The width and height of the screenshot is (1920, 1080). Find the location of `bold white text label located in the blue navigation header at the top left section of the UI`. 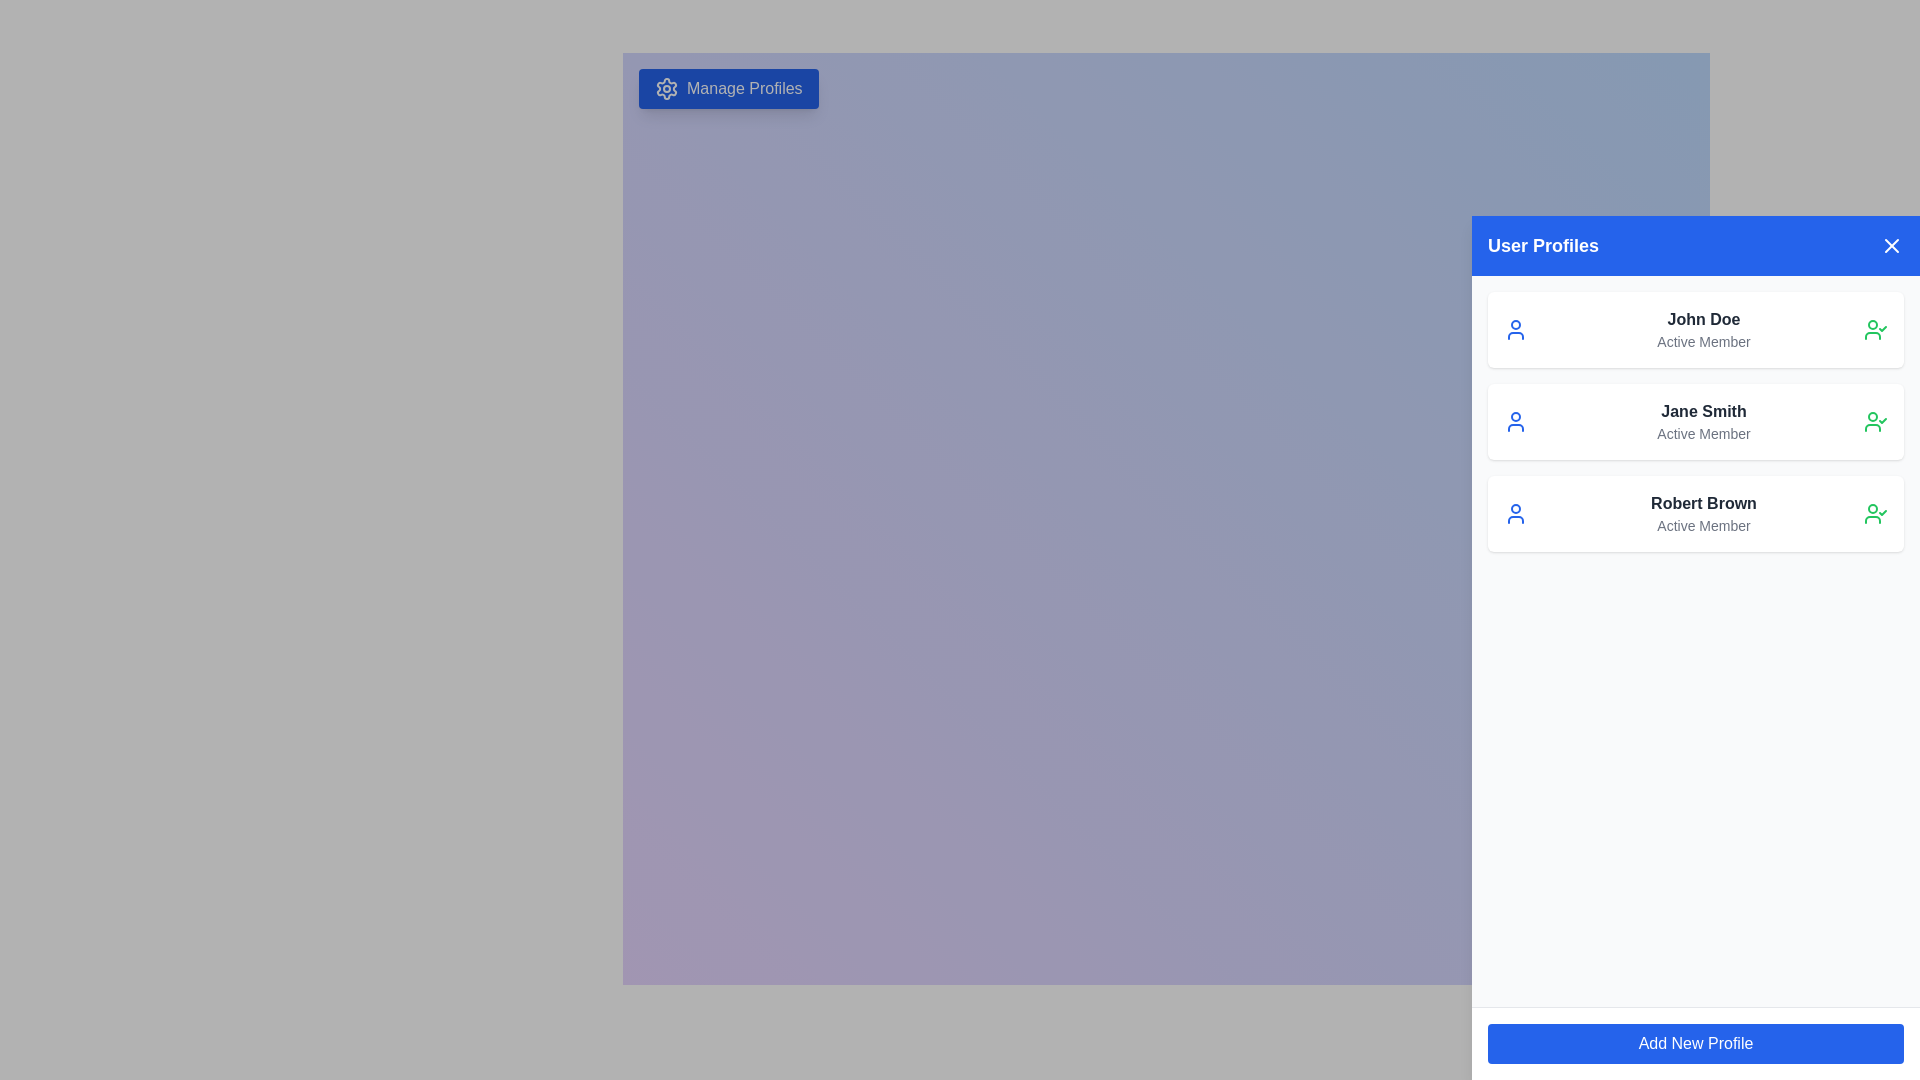

bold white text label located in the blue navigation header at the top left section of the UI is located at coordinates (1542, 245).